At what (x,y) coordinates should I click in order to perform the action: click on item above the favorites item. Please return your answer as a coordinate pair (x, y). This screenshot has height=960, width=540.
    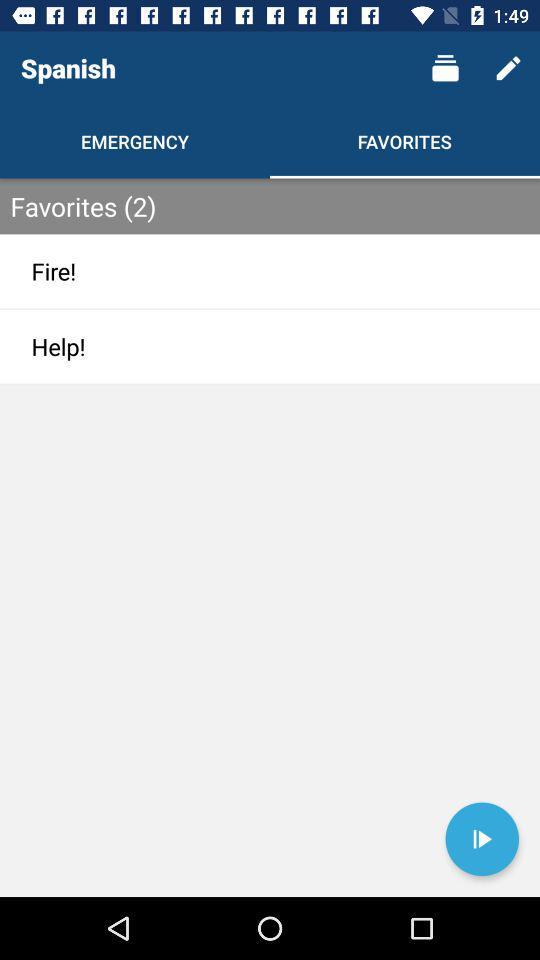
    Looking at the image, I should click on (445, 68).